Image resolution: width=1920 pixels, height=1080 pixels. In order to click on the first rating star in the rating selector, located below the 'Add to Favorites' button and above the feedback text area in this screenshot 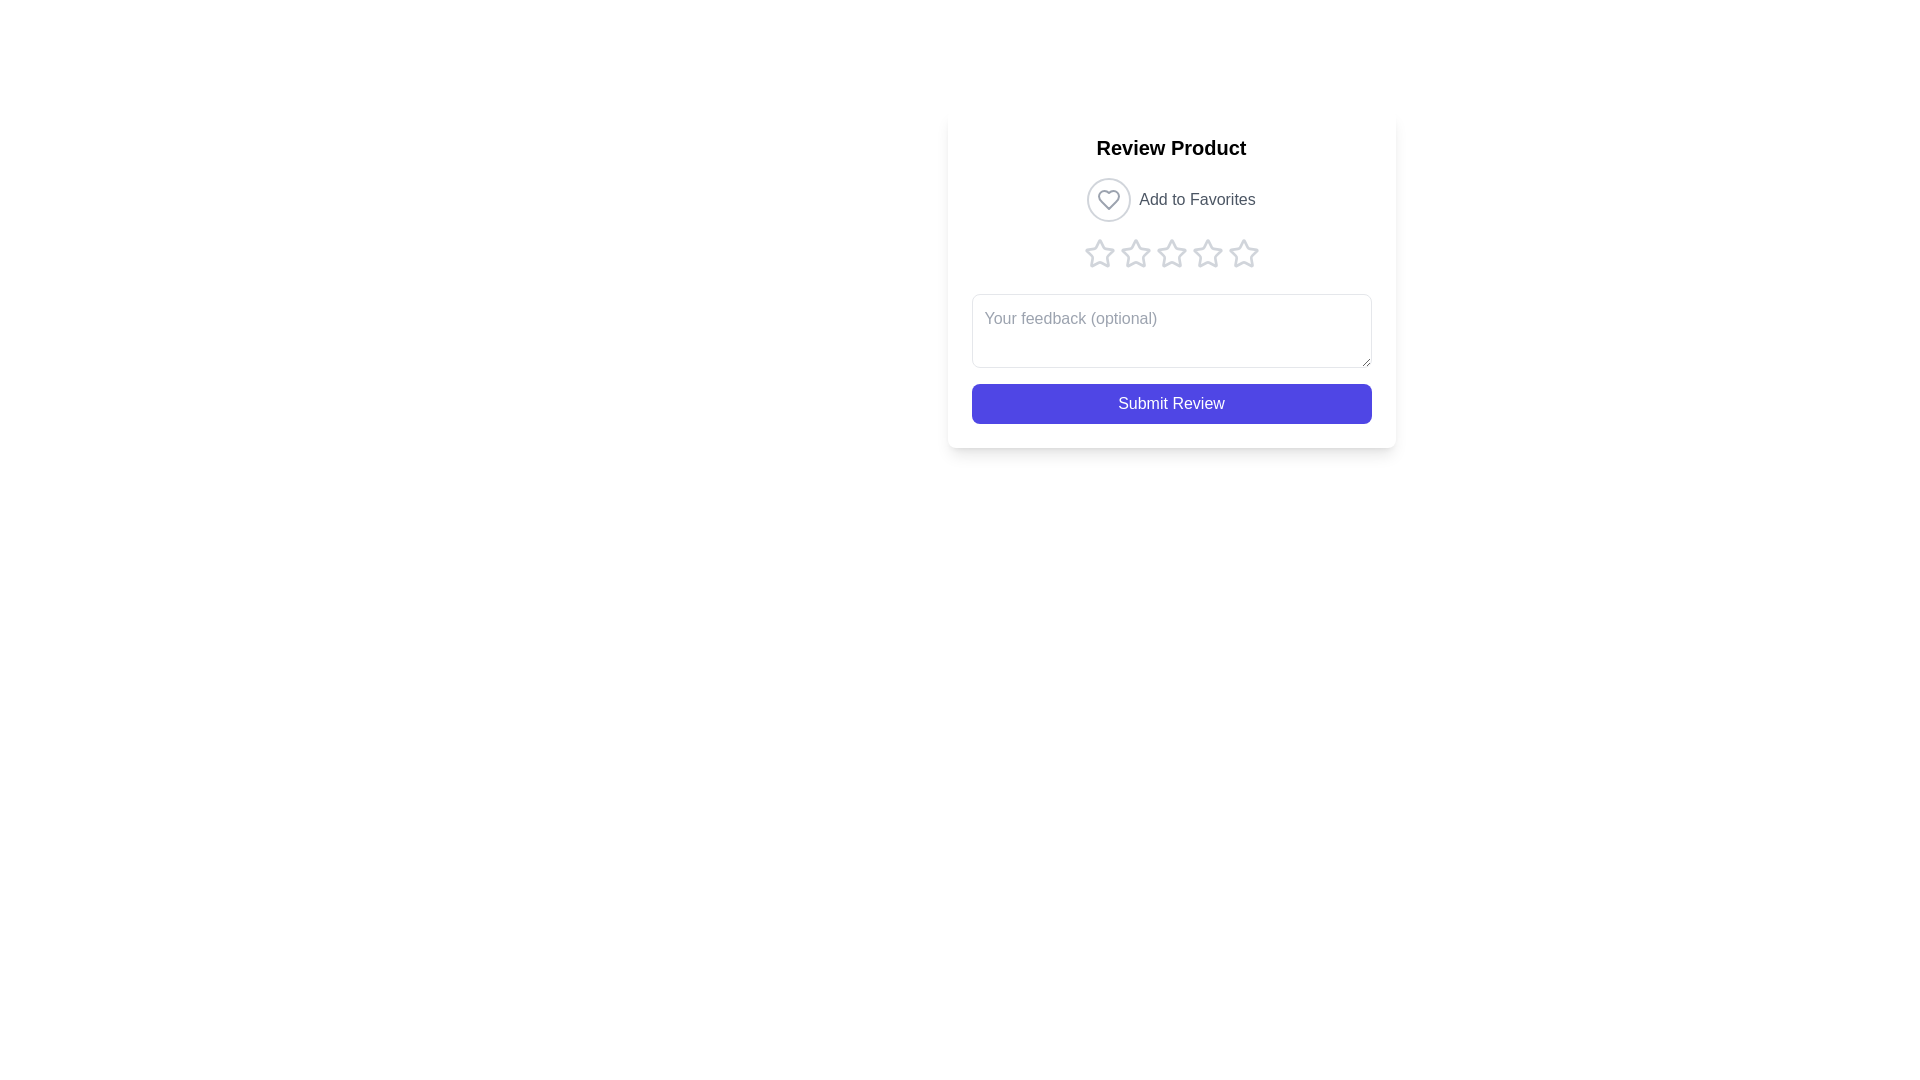, I will do `click(1098, 252)`.